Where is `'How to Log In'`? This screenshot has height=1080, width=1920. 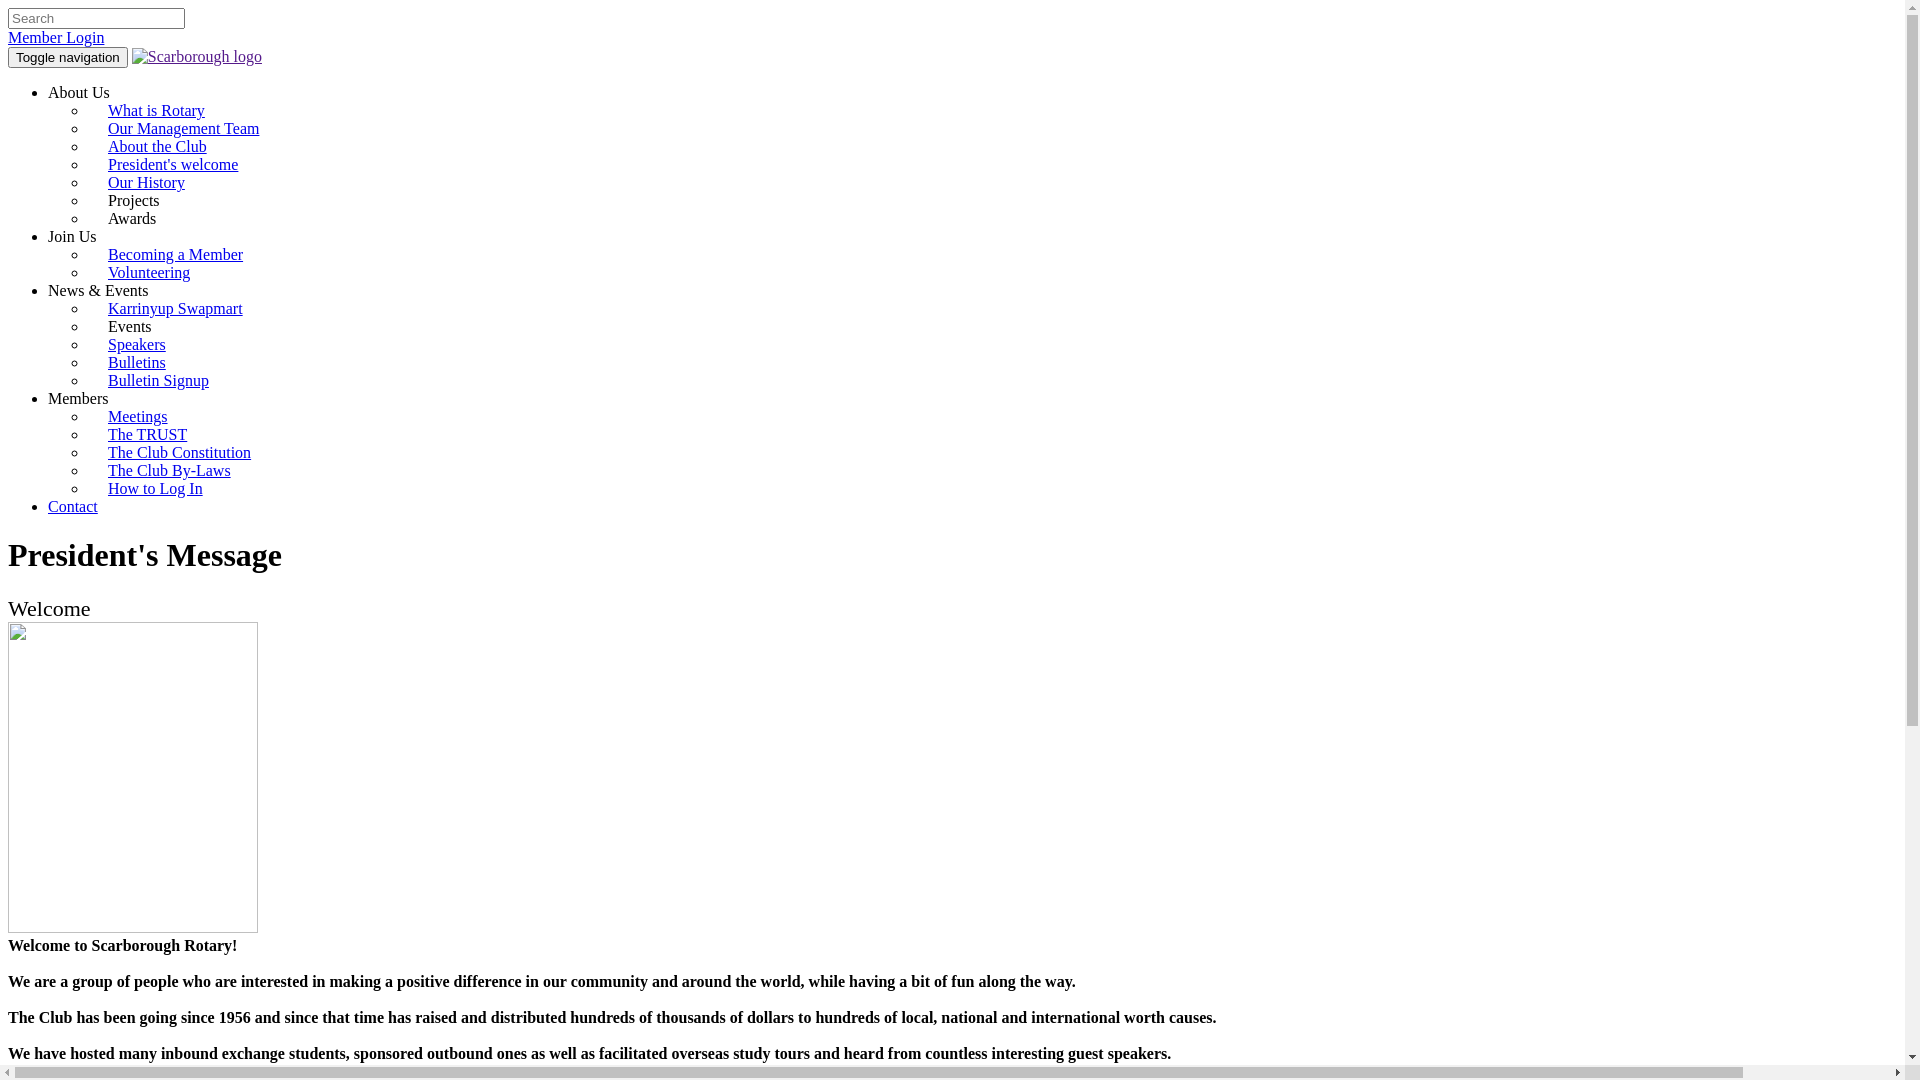 'How to Log In' is located at coordinates (154, 488).